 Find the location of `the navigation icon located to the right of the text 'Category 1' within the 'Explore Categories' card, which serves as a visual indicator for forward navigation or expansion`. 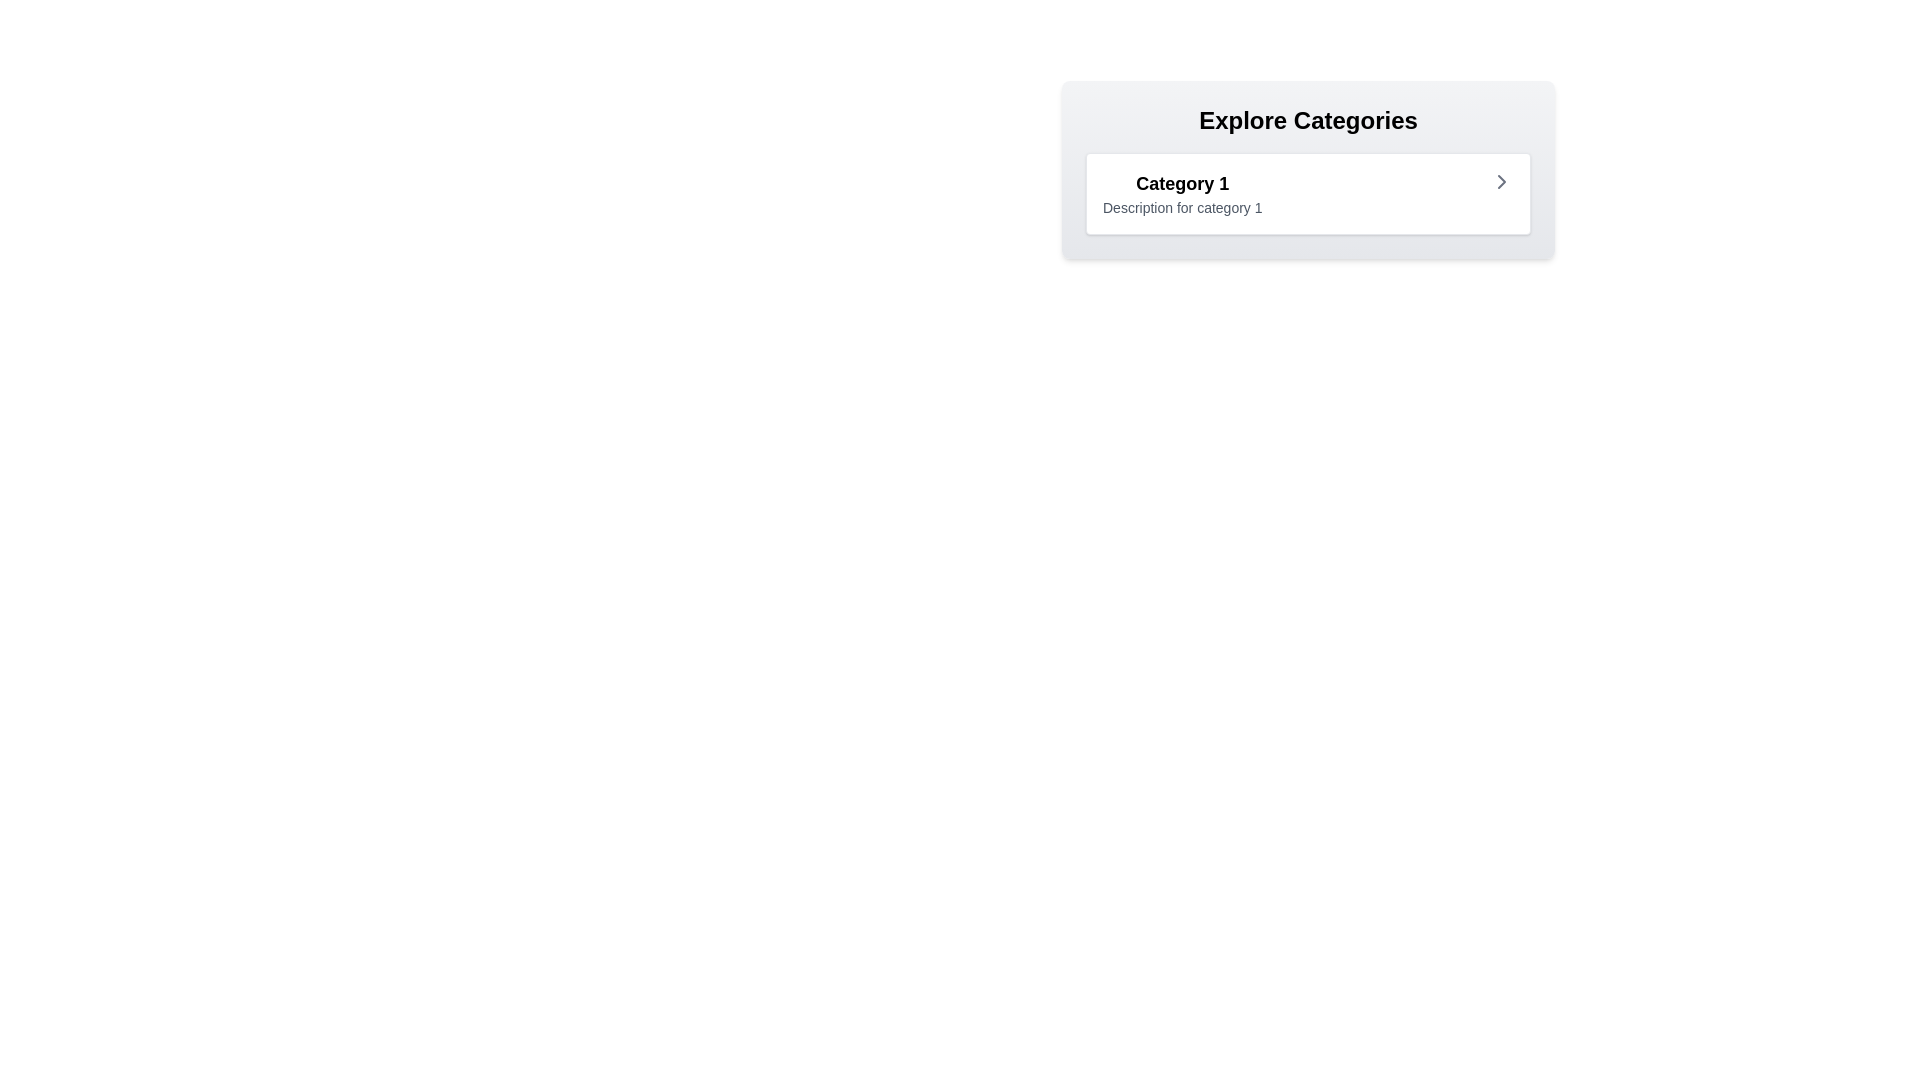

the navigation icon located to the right of the text 'Category 1' within the 'Explore Categories' card, which serves as a visual indicator for forward navigation or expansion is located at coordinates (1502, 181).